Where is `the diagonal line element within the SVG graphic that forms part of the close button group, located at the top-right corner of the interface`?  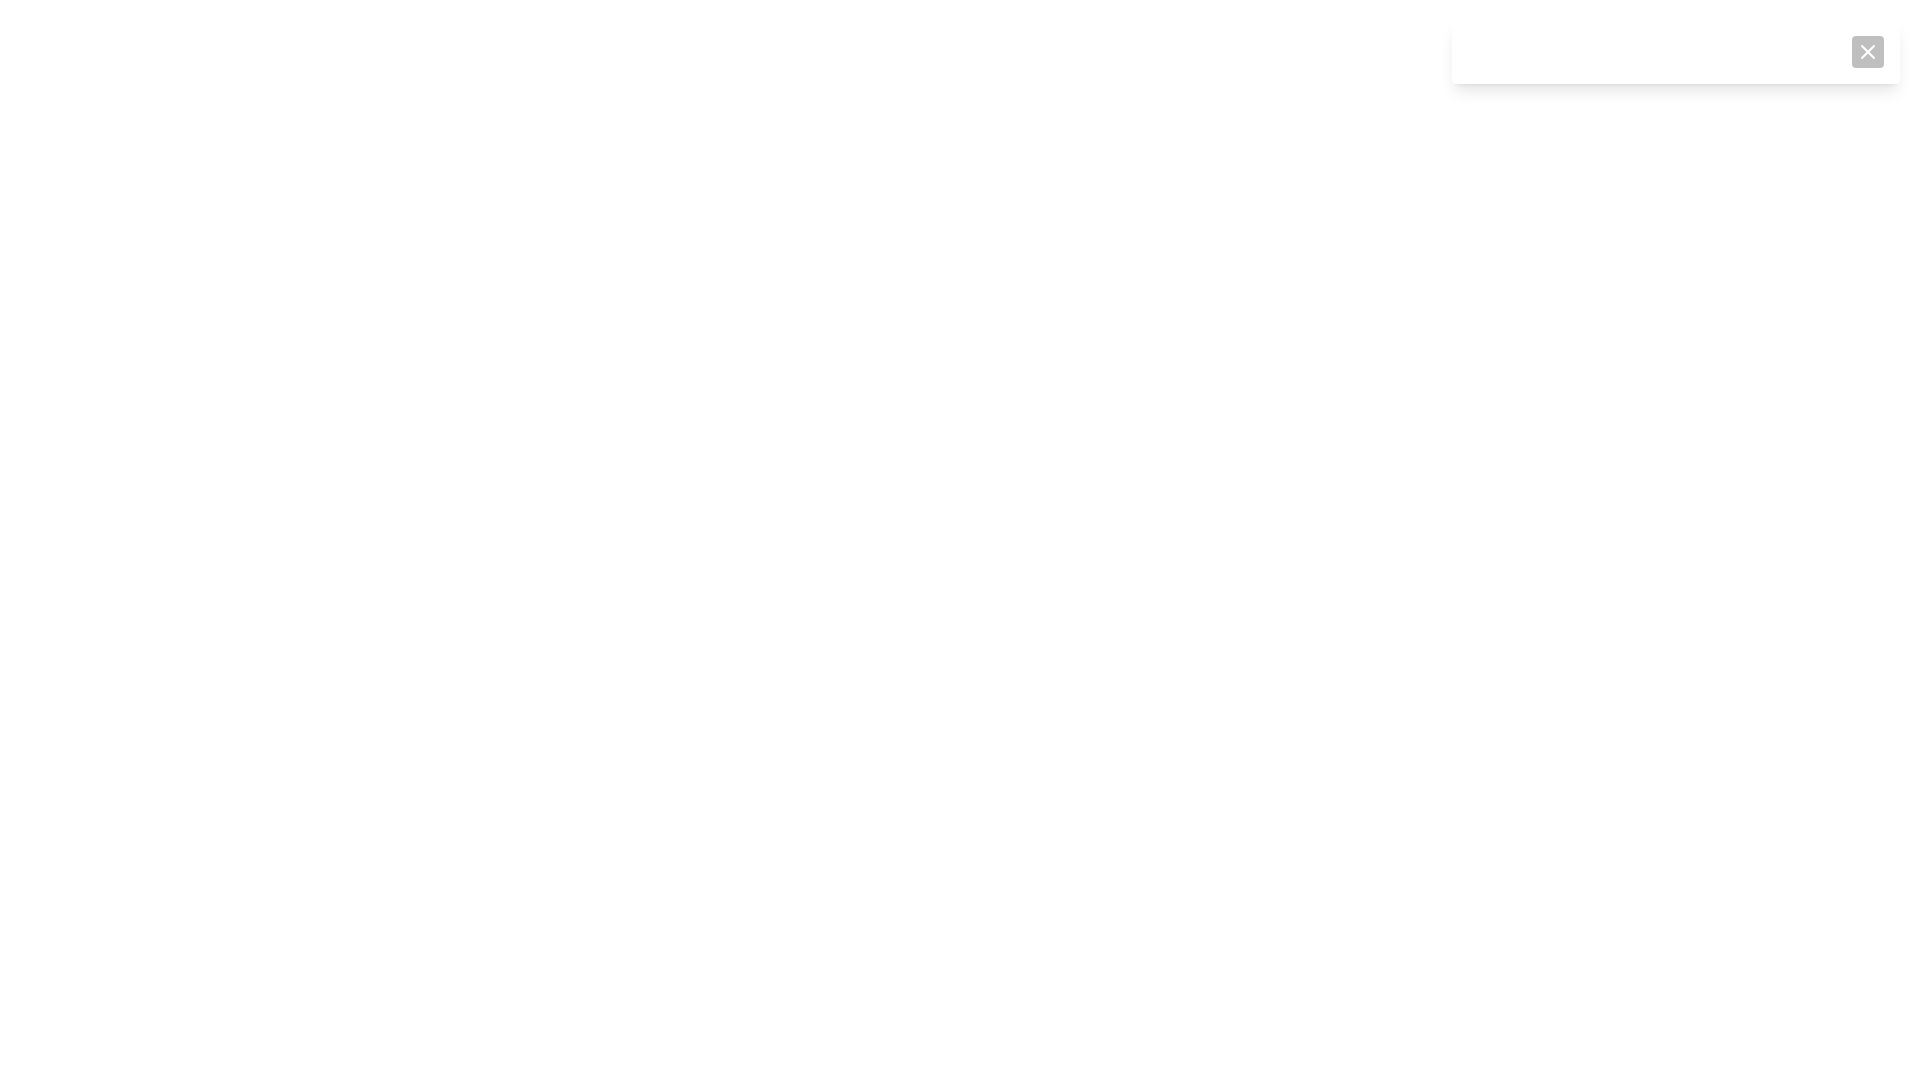 the diagonal line element within the SVG graphic that forms part of the close button group, located at the top-right corner of the interface is located at coordinates (1866, 50).